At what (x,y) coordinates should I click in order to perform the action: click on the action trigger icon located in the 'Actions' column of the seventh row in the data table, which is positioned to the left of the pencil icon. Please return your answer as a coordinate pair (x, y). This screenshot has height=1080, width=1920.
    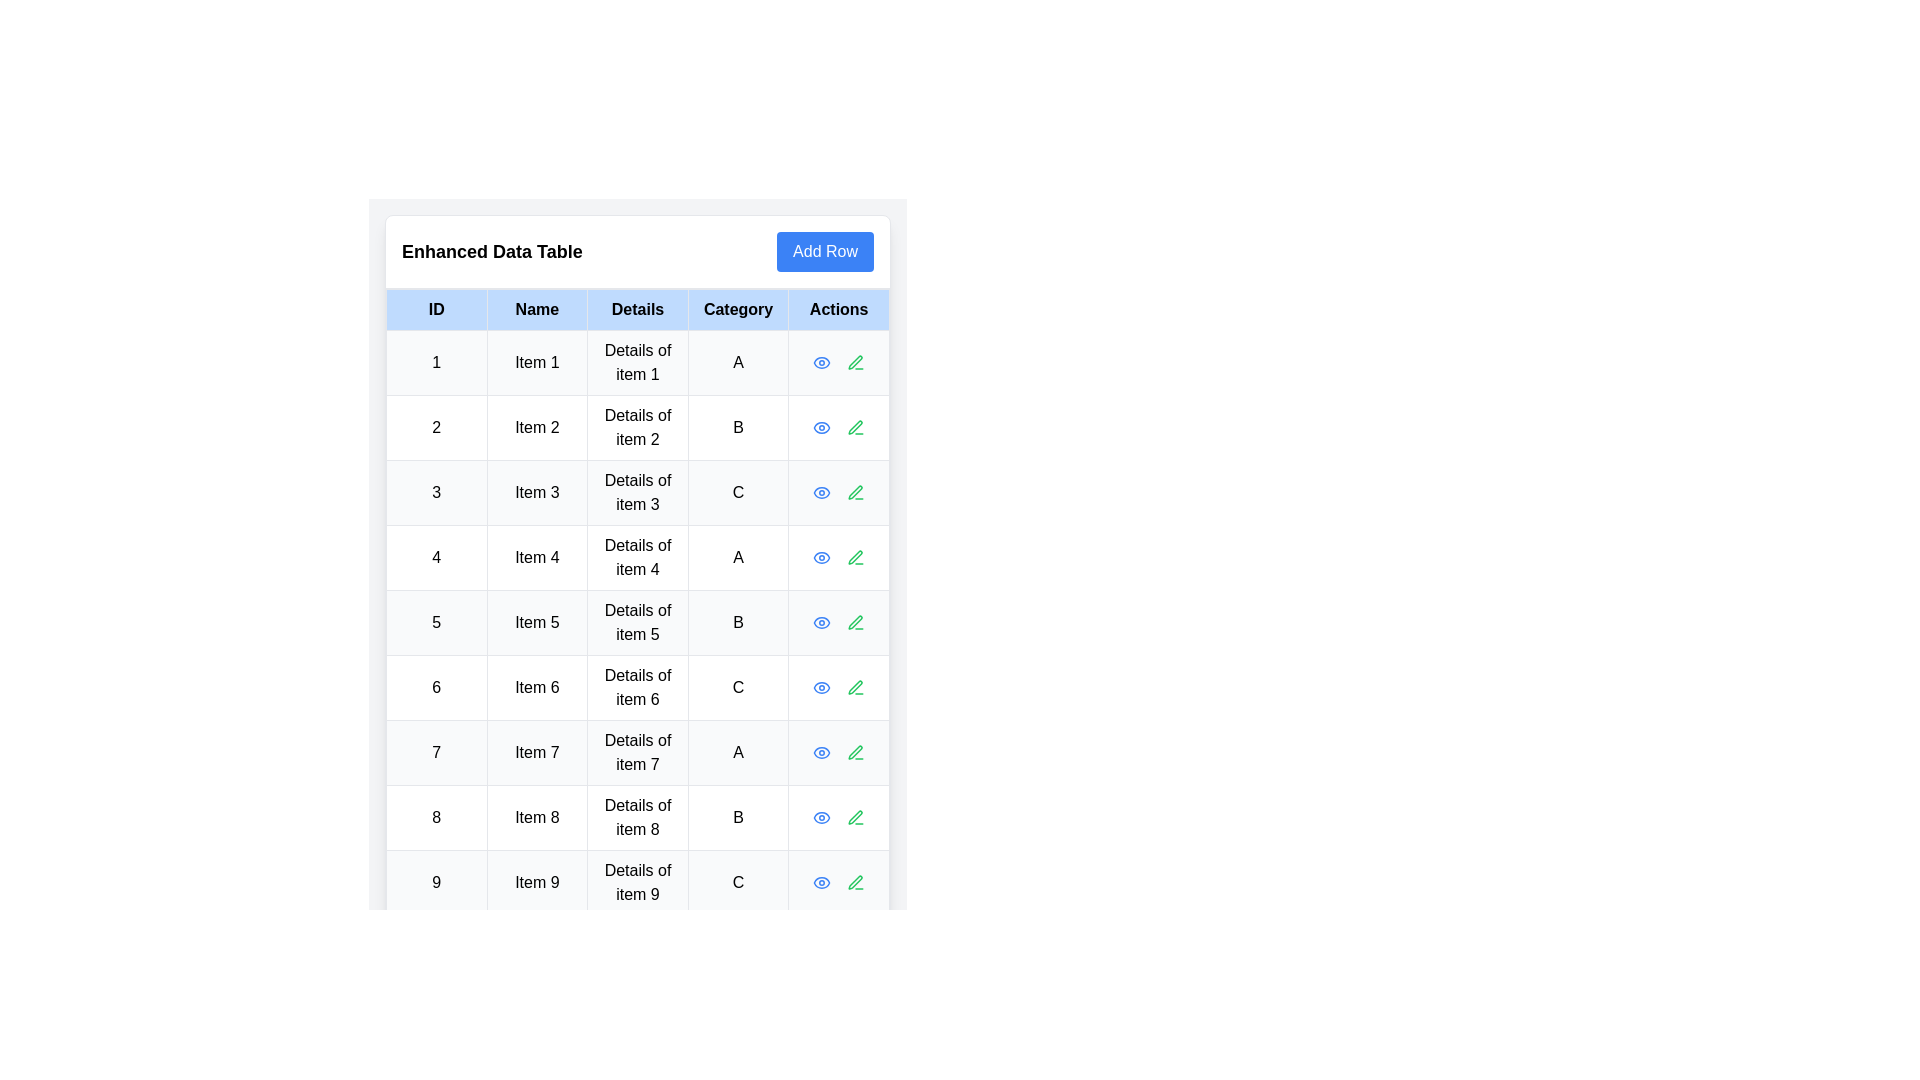
    Looking at the image, I should click on (822, 752).